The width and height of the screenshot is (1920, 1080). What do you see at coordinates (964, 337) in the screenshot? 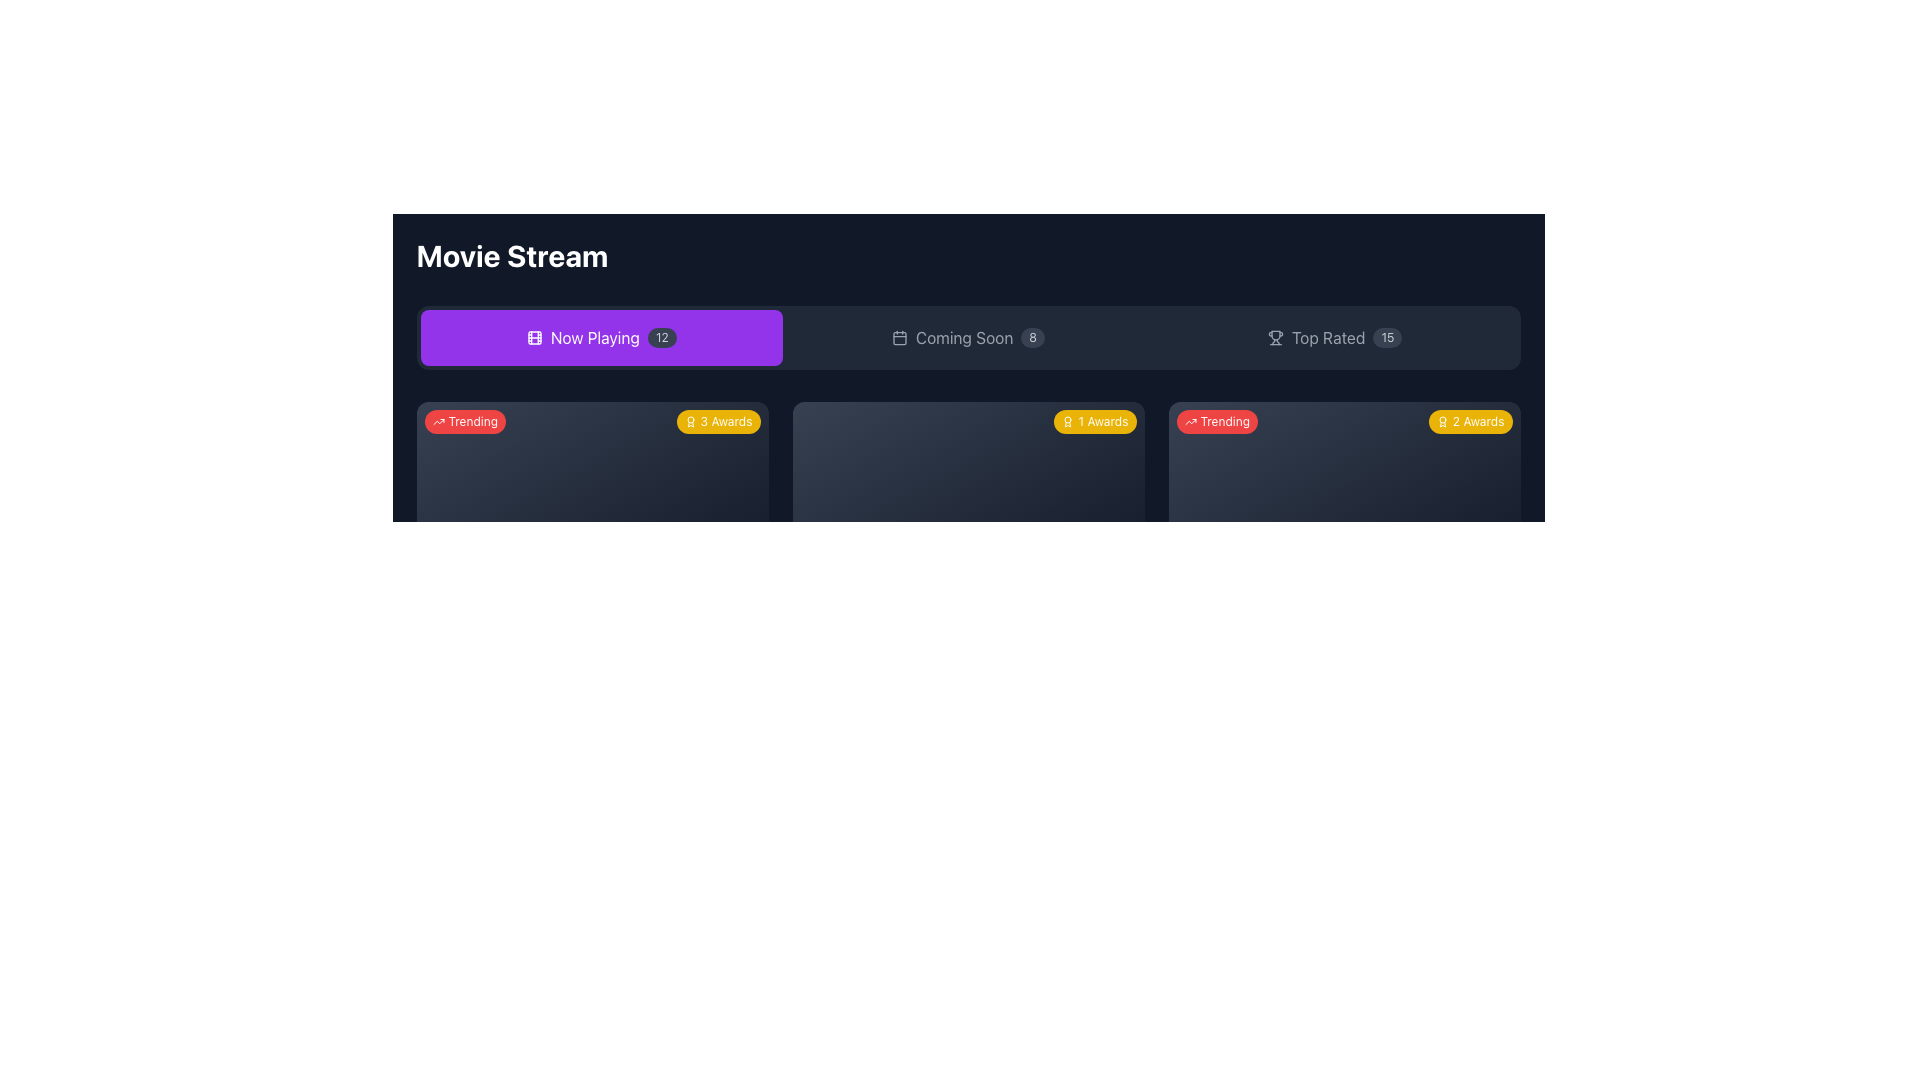
I see `the text label indicating a category or section in the navigation menu, positioned between a calendar icon and the number '8'` at bounding box center [964, 337].